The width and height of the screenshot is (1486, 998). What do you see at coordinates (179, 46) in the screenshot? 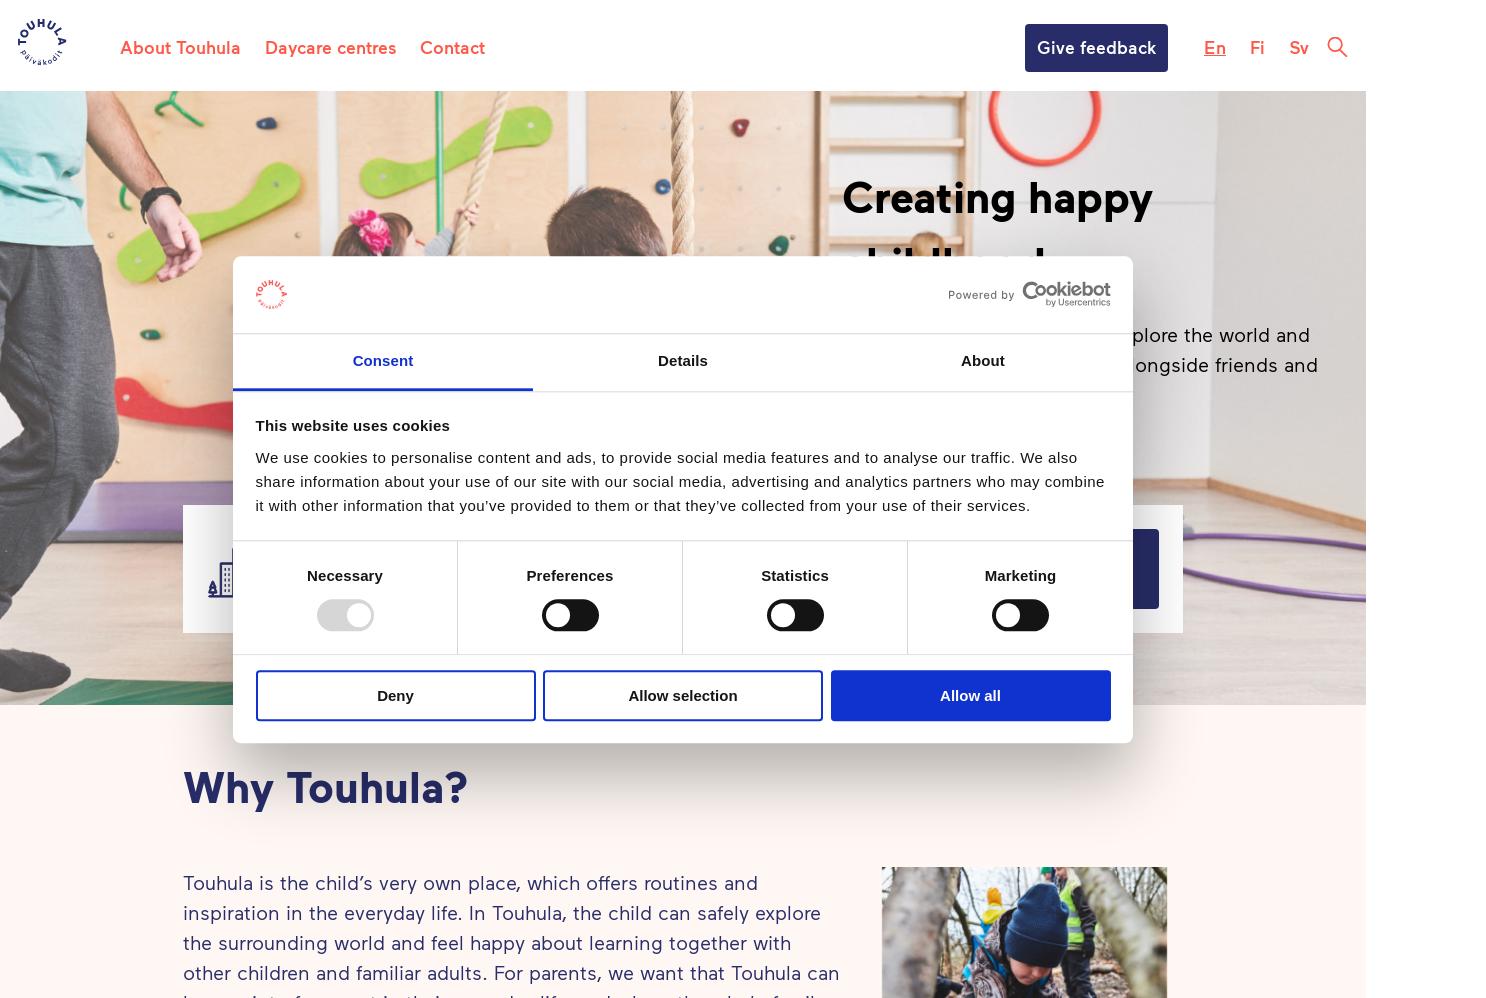
I see `'About Touhula'` at bounding box center [179, 46].